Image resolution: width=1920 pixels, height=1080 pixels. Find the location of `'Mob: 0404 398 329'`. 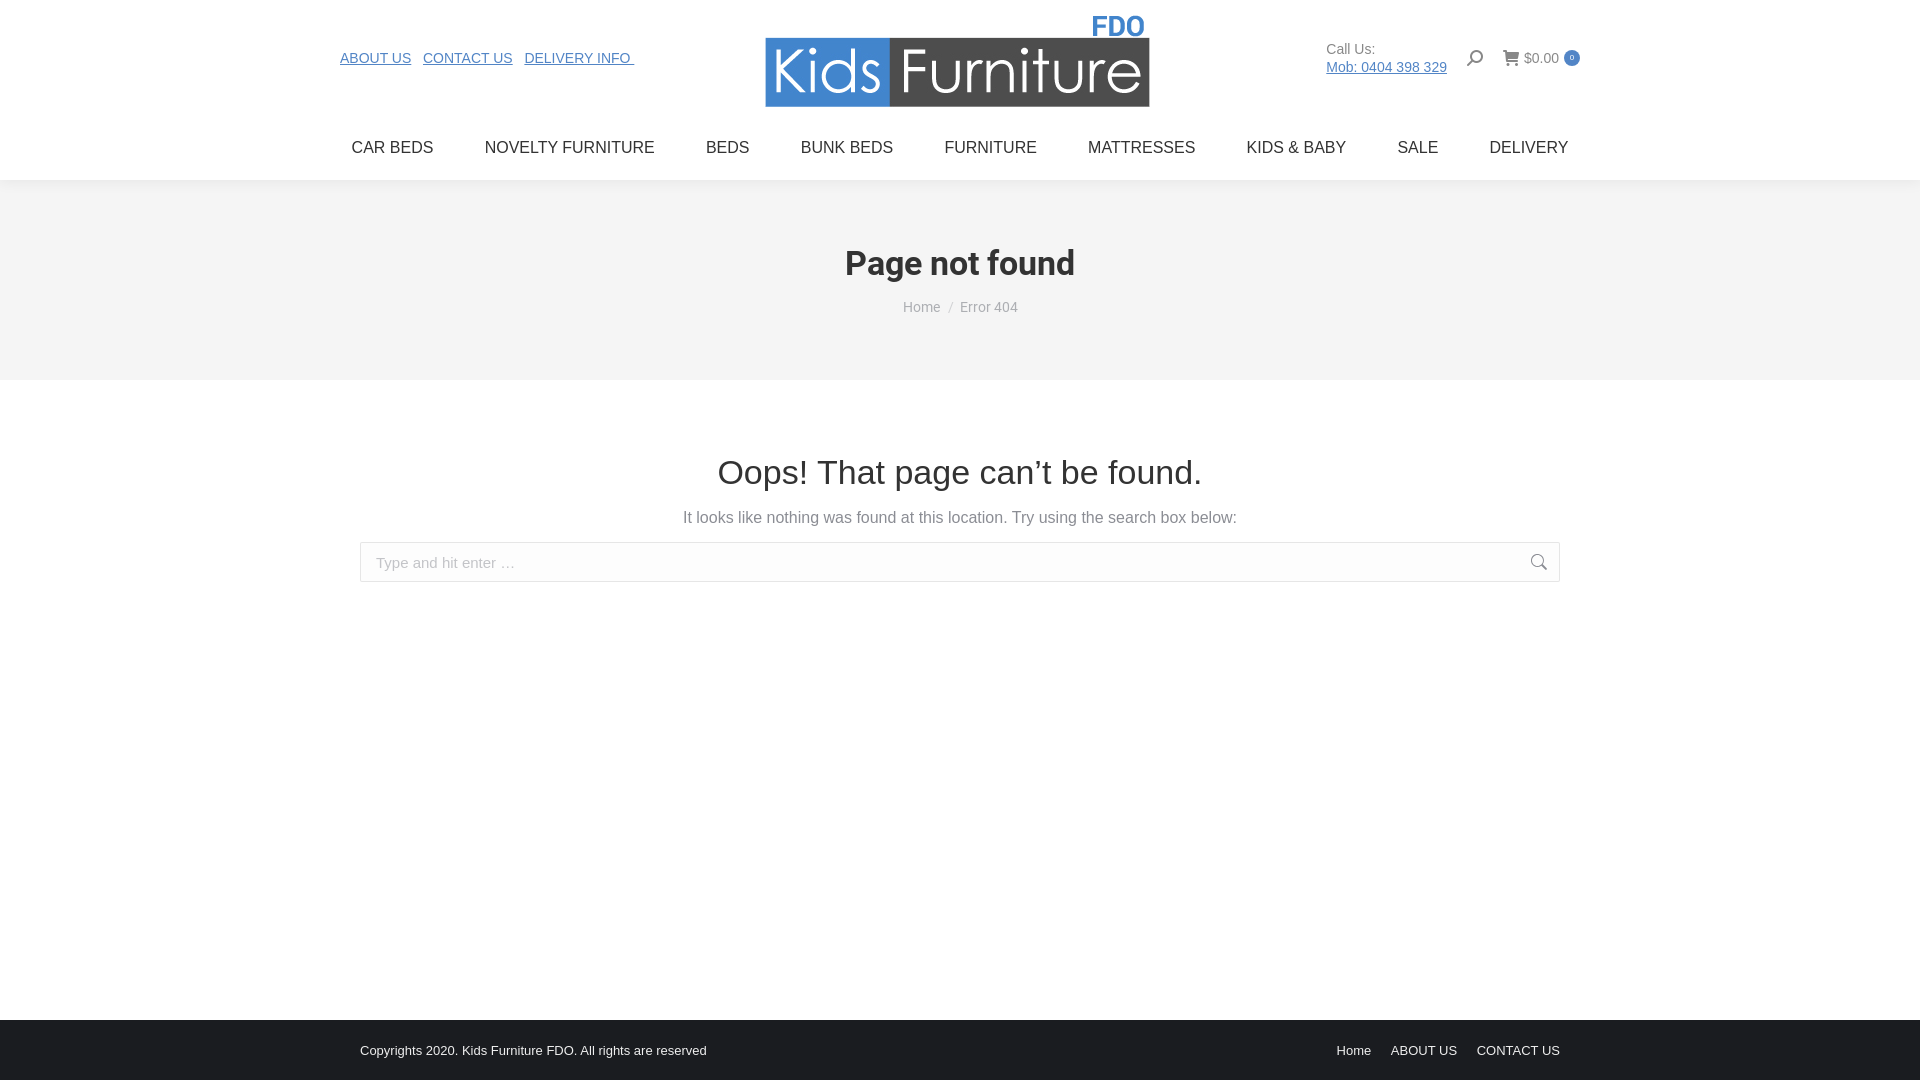

'Mob: 0404 398 329' is located at coordinates (1385, 64).